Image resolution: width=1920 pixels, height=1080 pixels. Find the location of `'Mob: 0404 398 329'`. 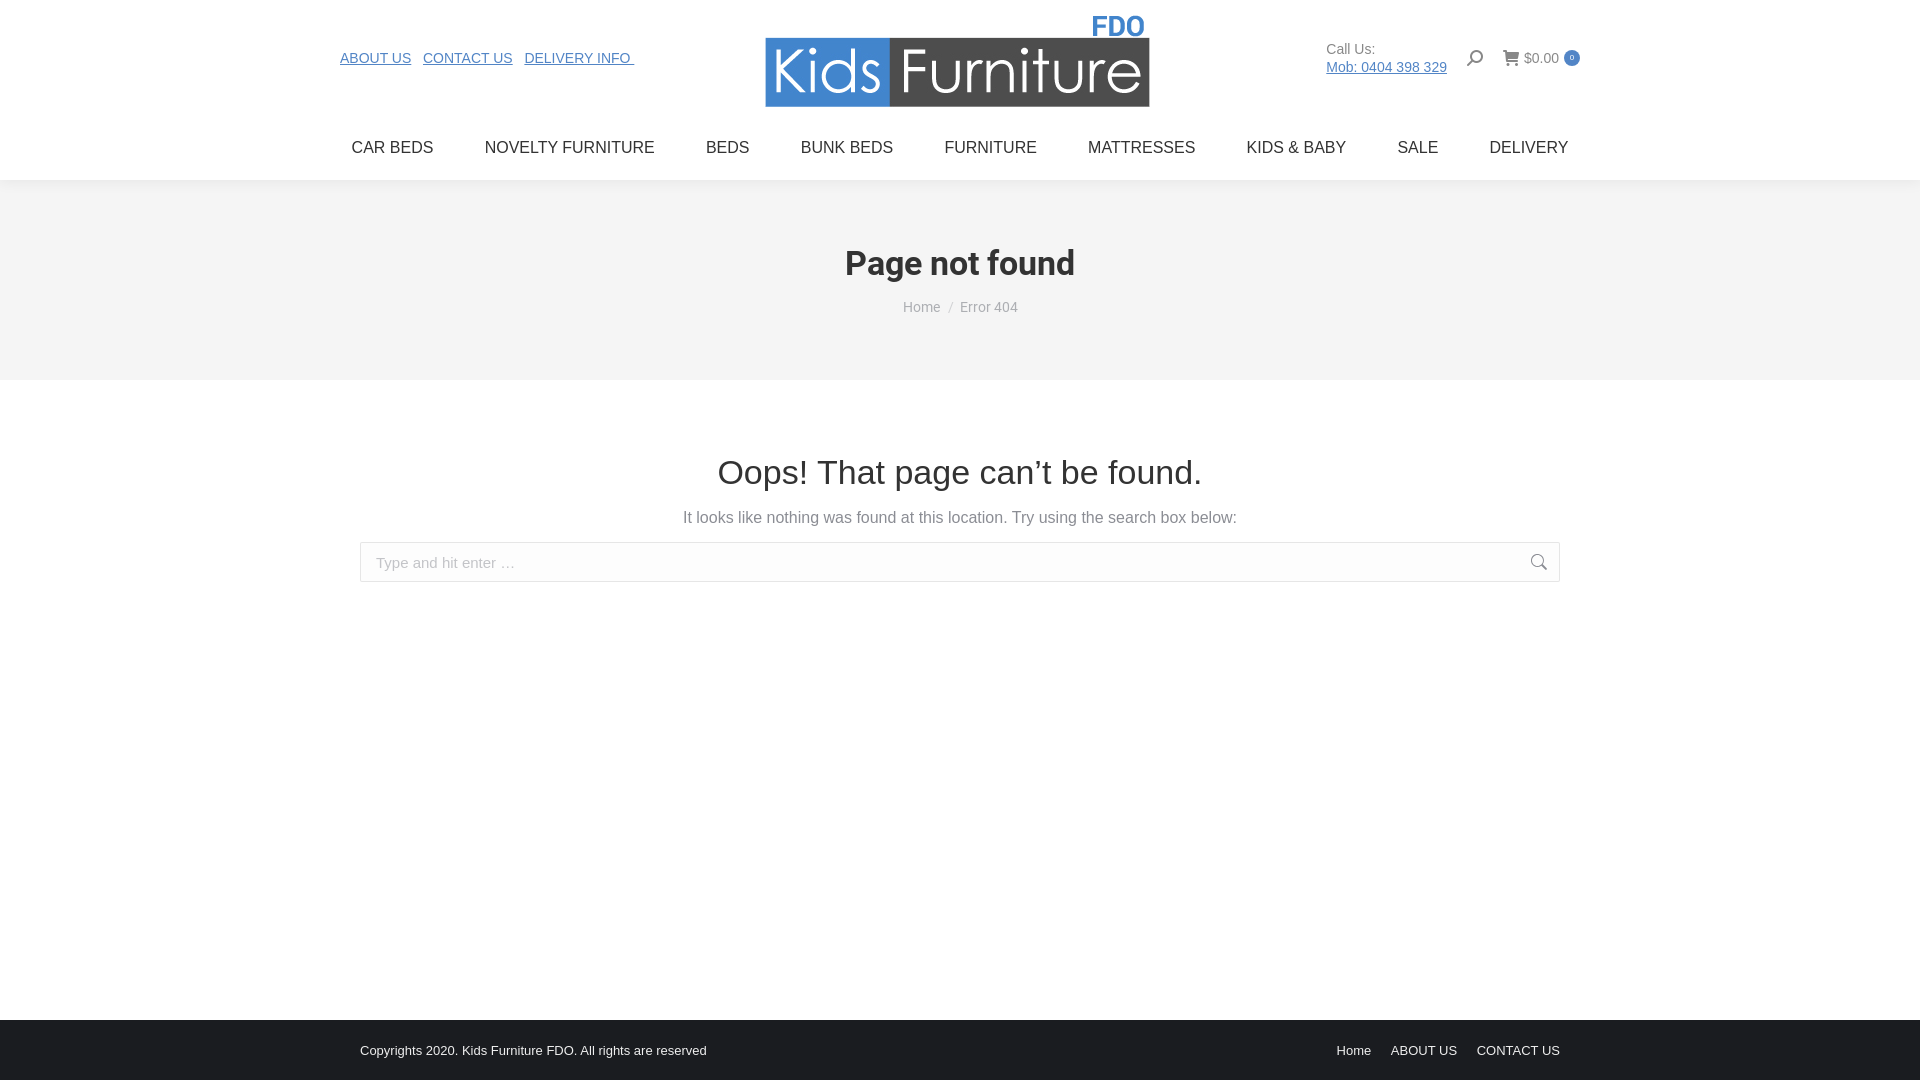

'Mob: 0404 398 329' is located at coordinates (1385, 64).